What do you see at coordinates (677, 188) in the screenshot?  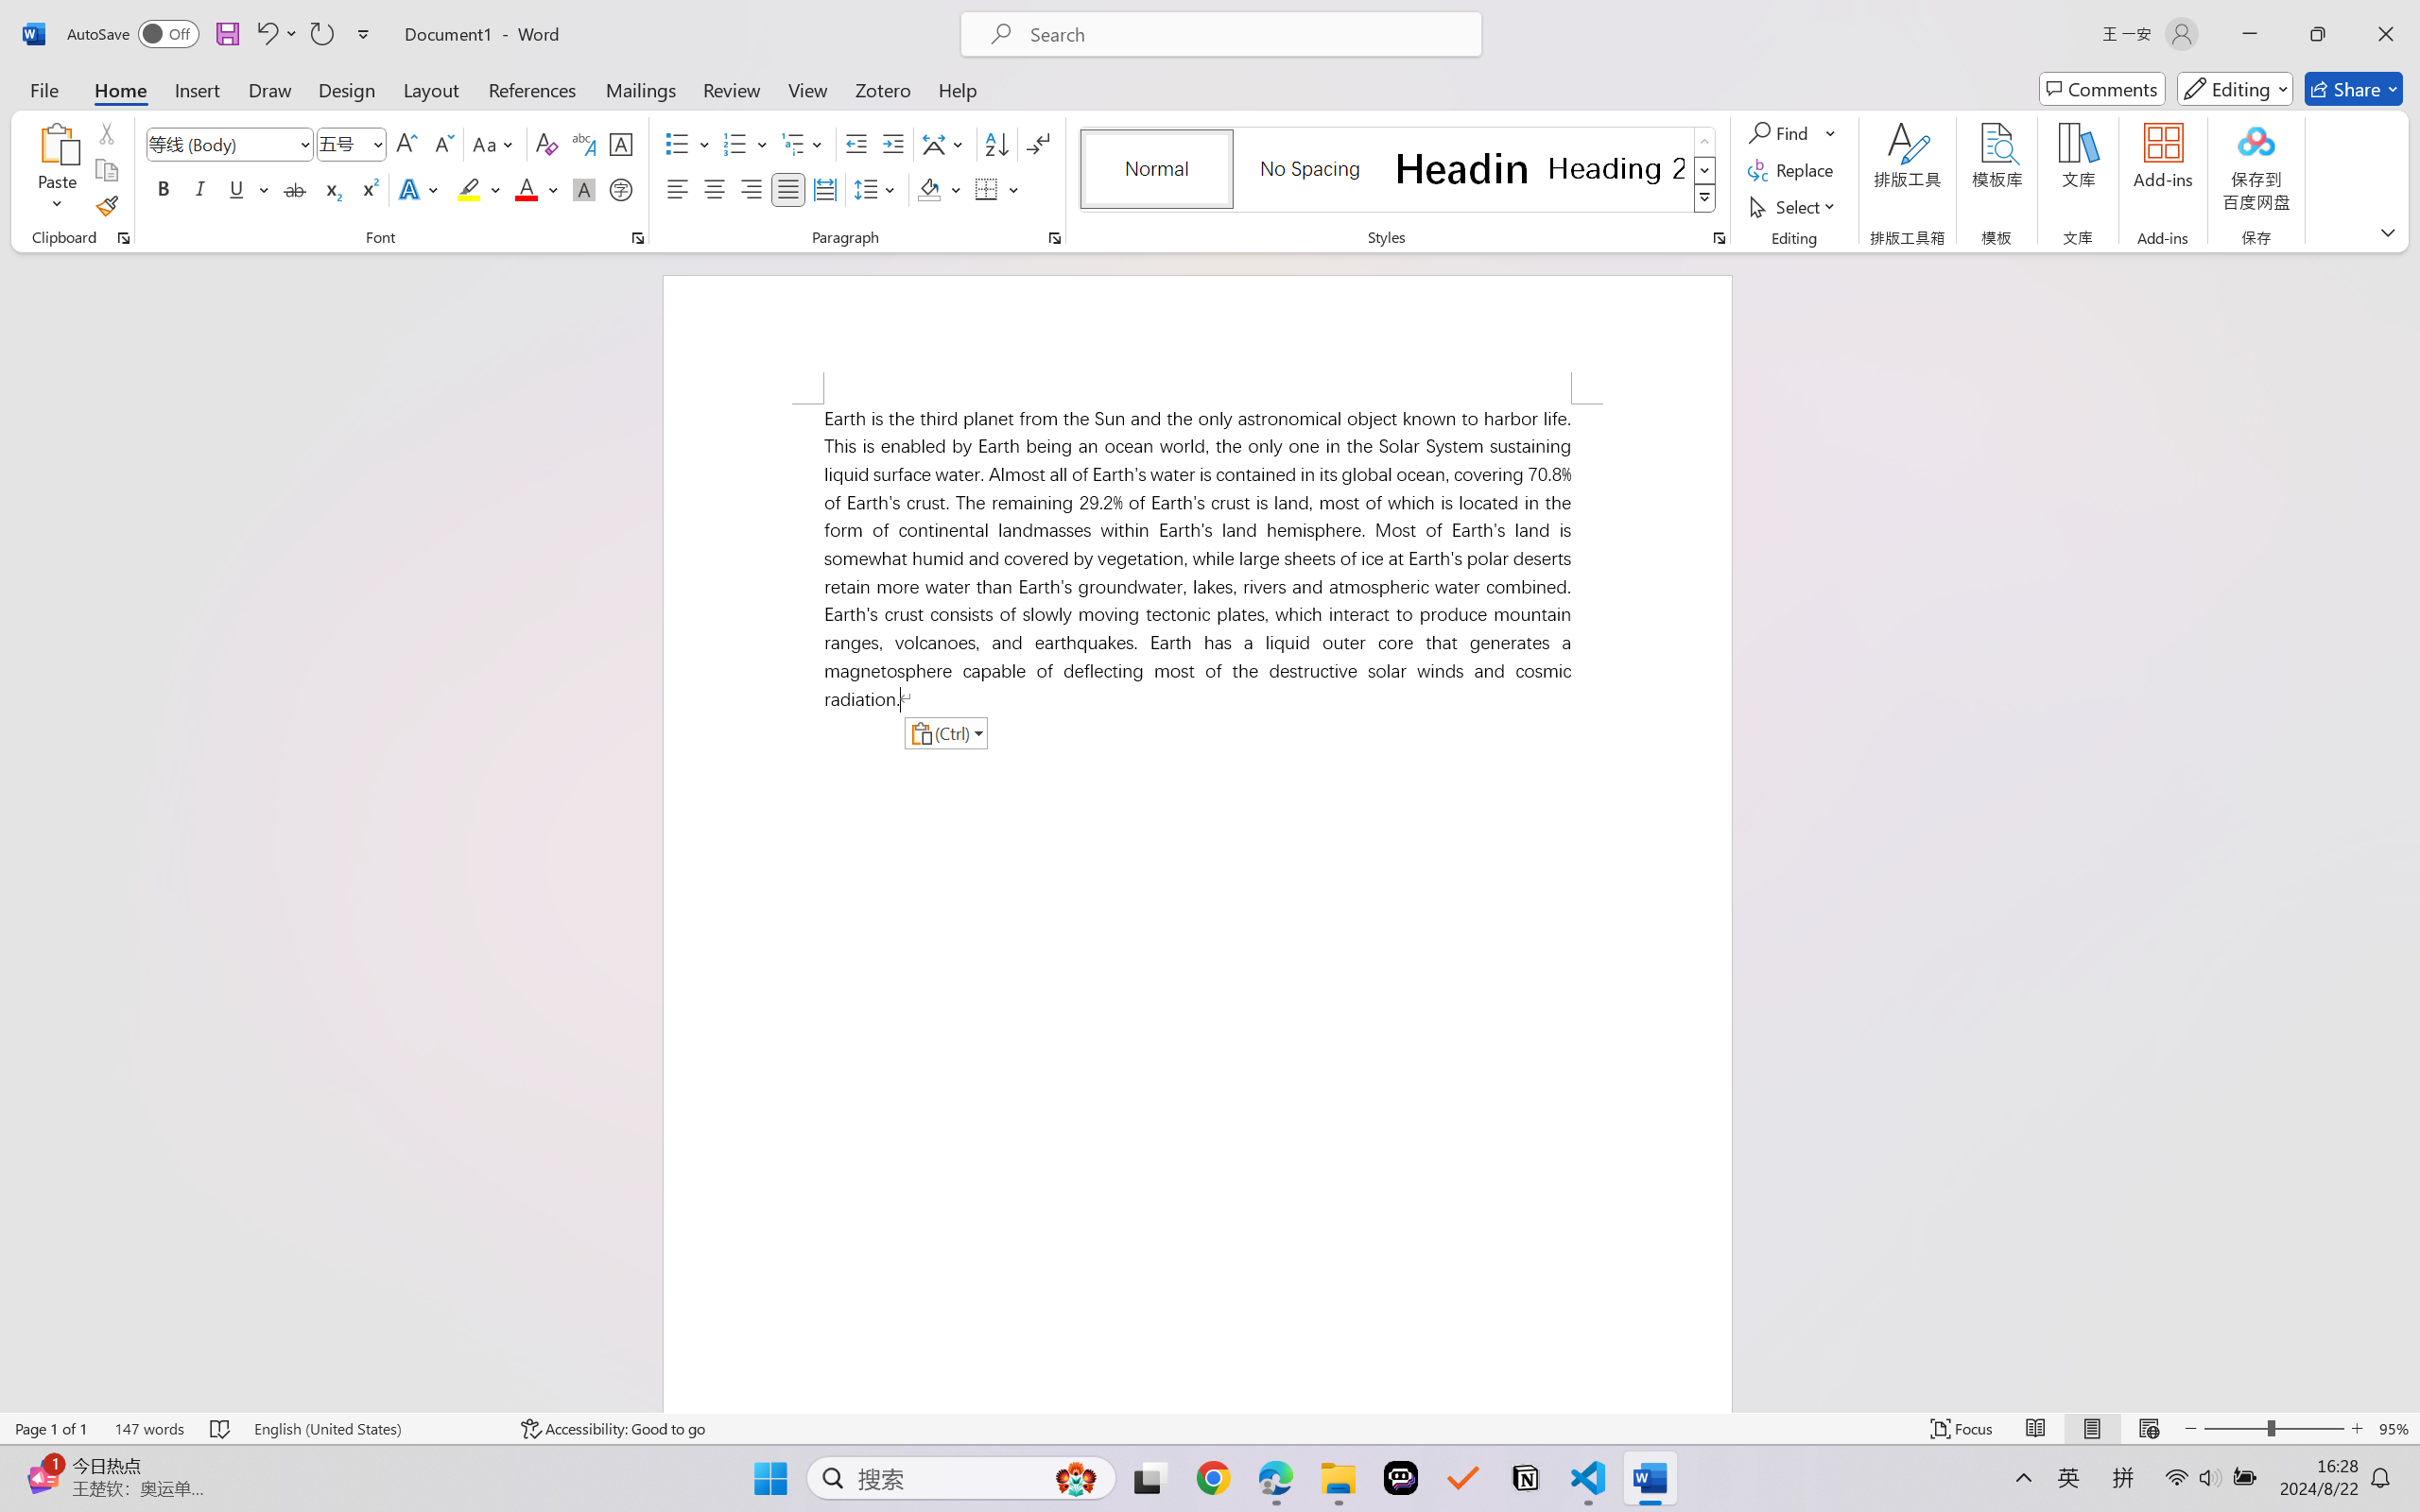 I see `'Align Left'` at bounding box center [677, 188].